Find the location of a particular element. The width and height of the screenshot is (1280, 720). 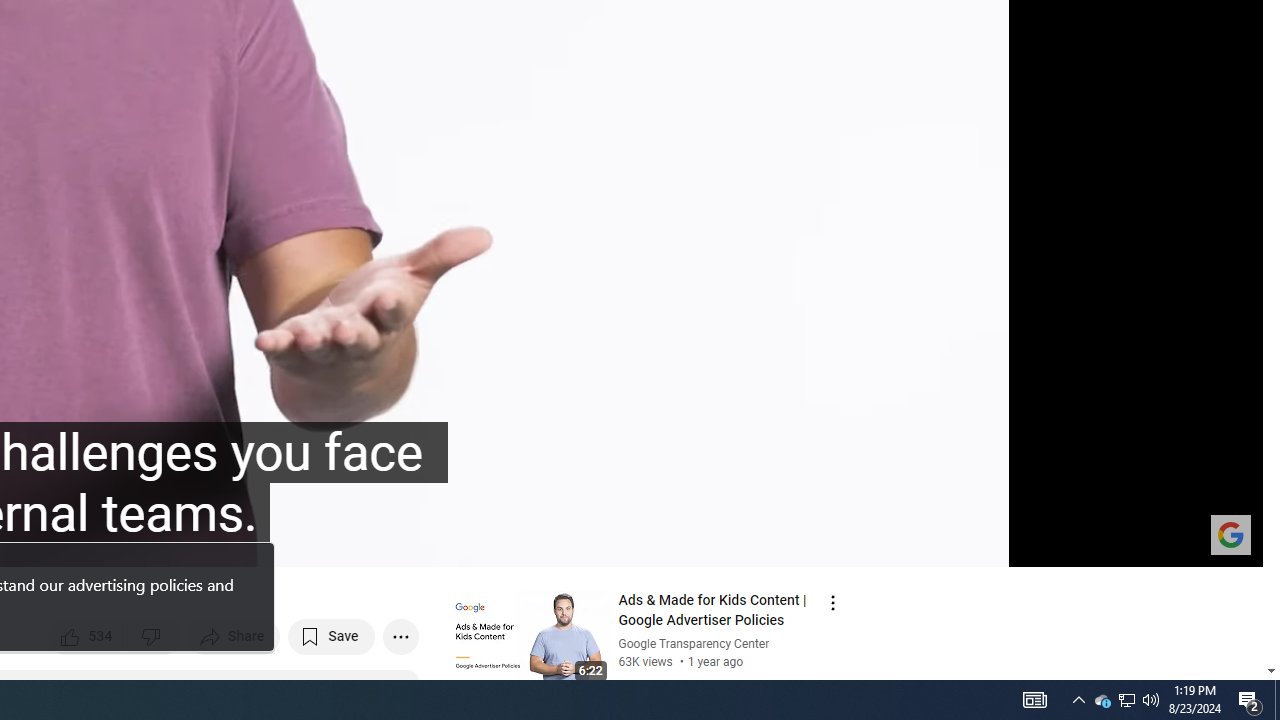

'Dislike this video' is located at coordinates (153, 636).